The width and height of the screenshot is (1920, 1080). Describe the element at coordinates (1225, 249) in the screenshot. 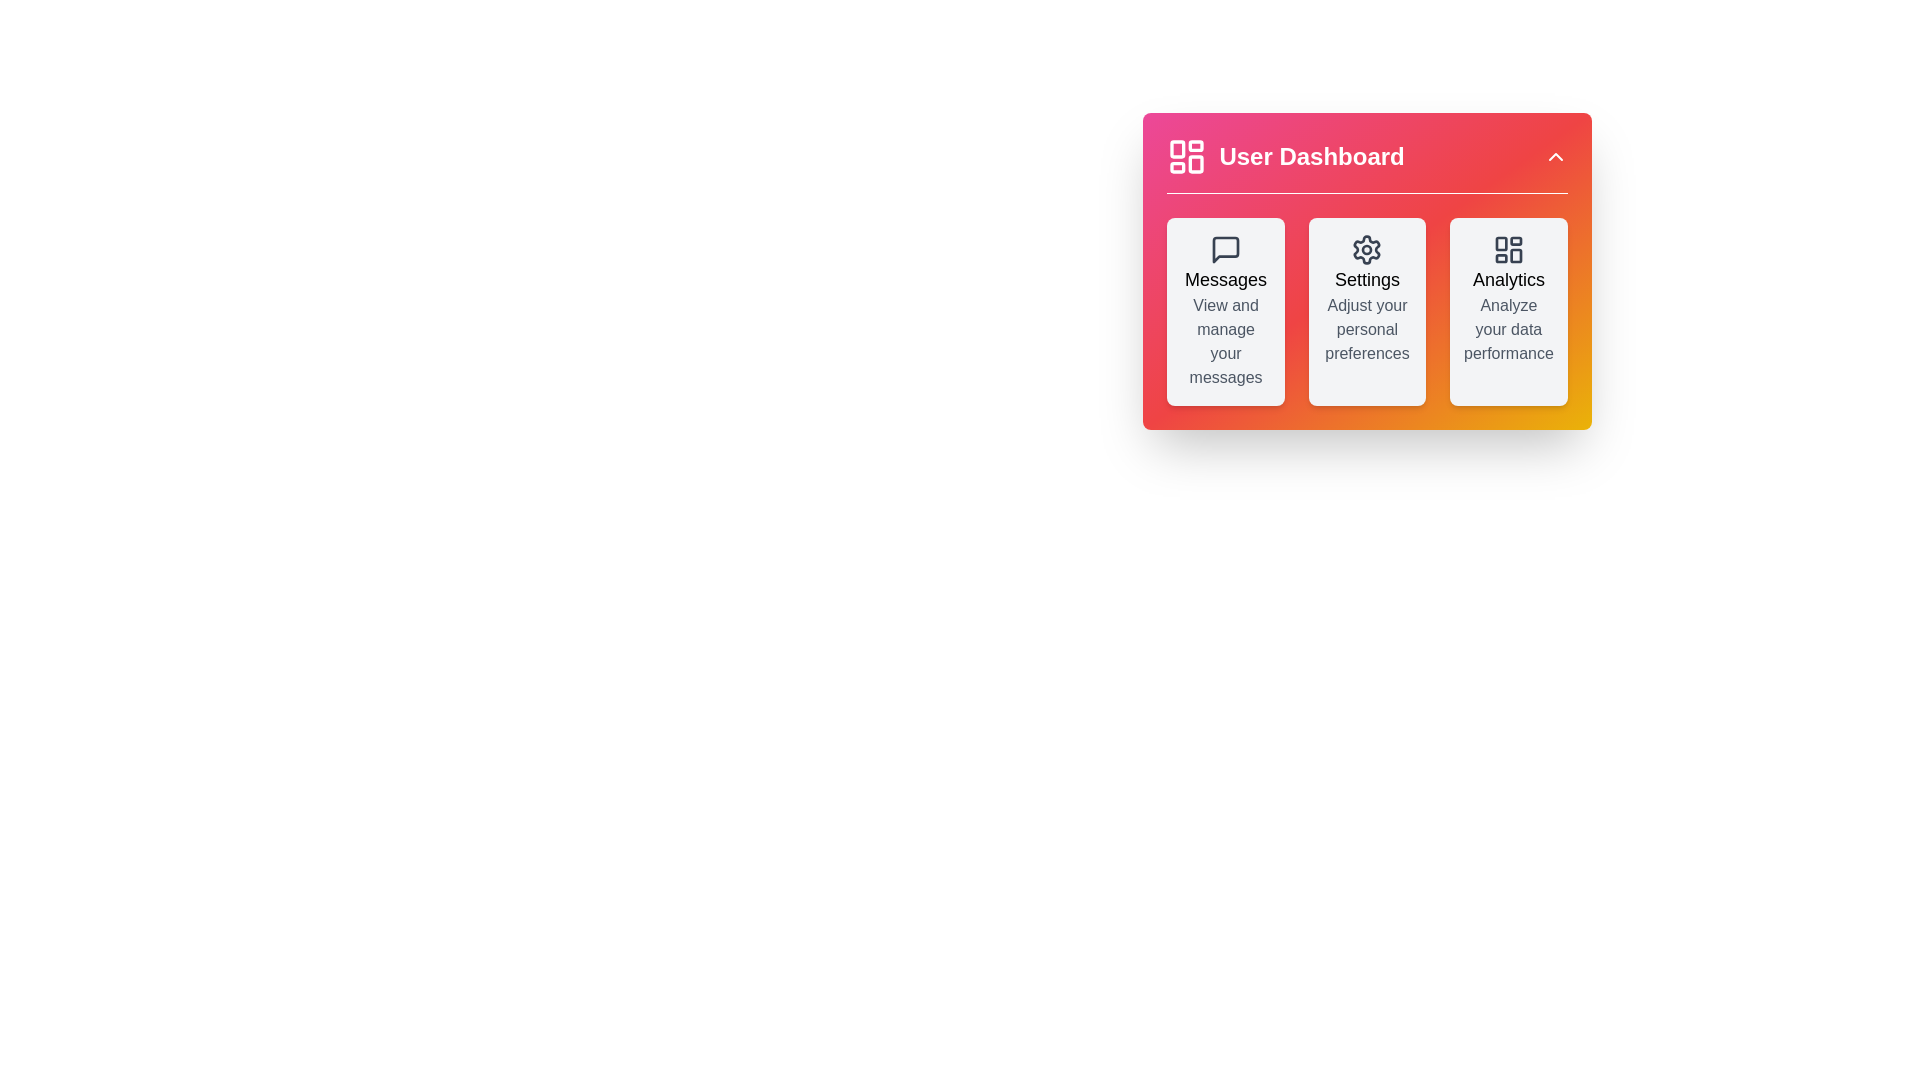

I see `the 'Messages' icon located at the top of the 'Messages' card in the 'User Dashboard' section to indicate its purpose` at that location.